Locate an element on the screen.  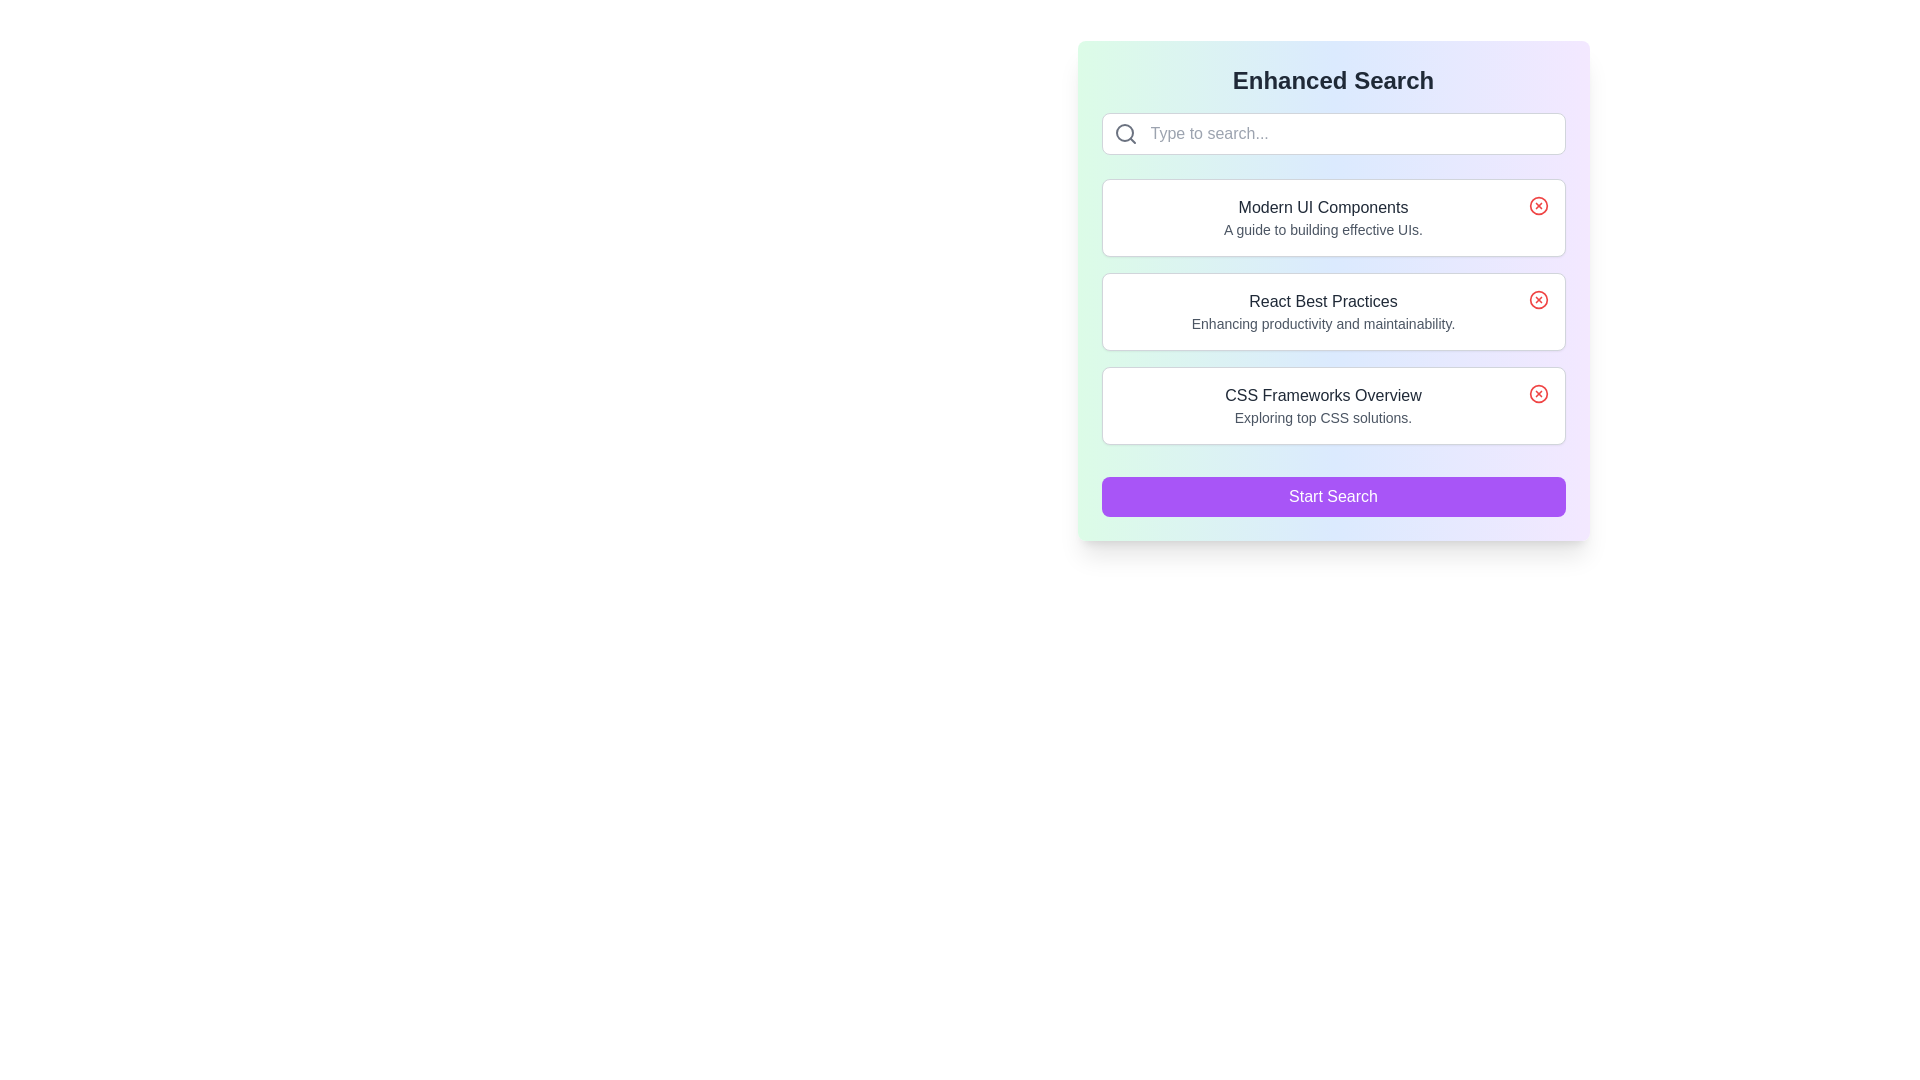
descriptive text label located below 'CSS Frameworks Overview' in the vertical list of items, specifically the description of the third item is located at coordinates (1323, 416).